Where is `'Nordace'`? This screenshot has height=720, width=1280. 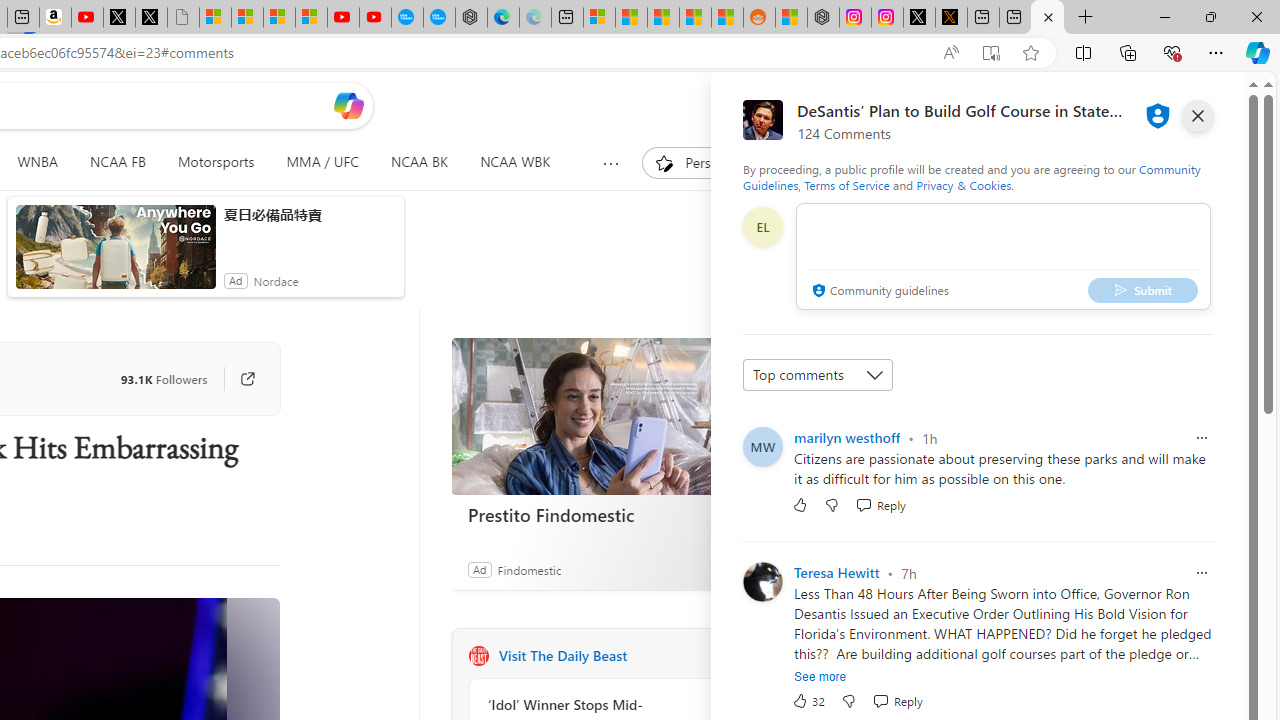 'Nordace' is located at coordinates (275, 280).